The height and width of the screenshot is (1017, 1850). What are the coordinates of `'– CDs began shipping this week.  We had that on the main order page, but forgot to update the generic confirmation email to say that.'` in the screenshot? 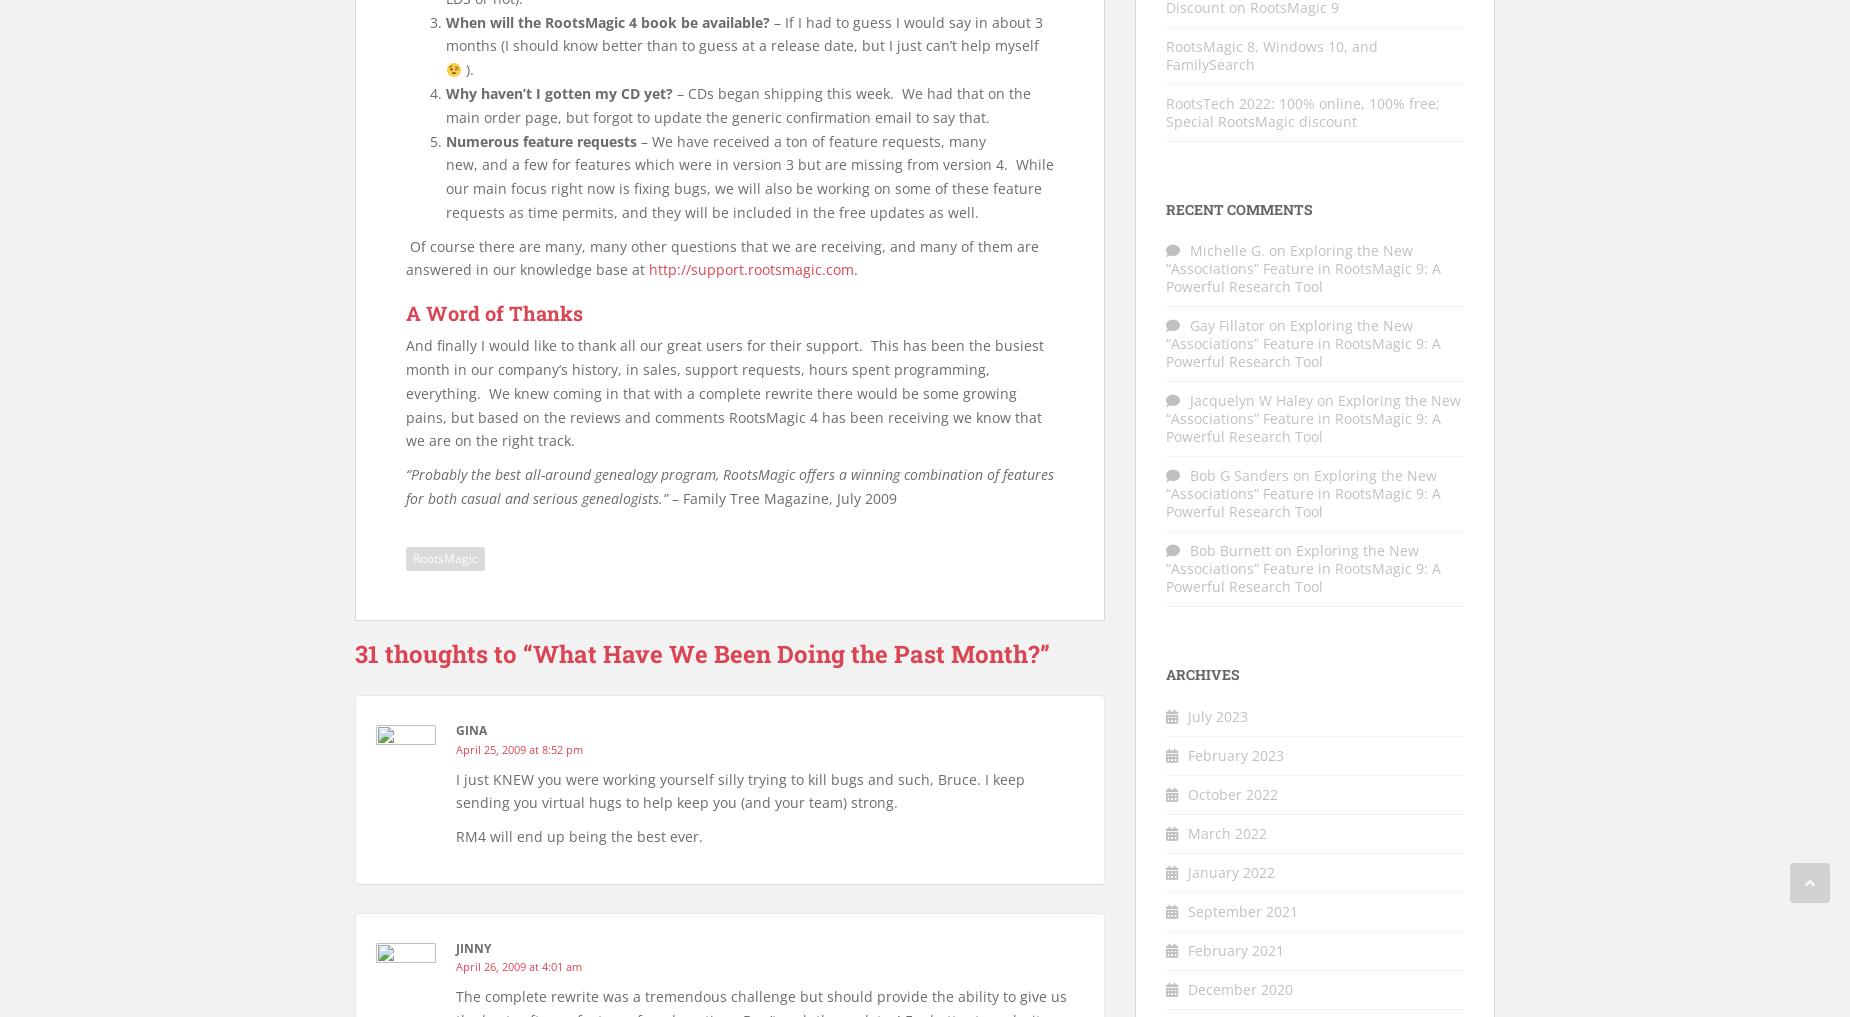 It's located at (738, 104).